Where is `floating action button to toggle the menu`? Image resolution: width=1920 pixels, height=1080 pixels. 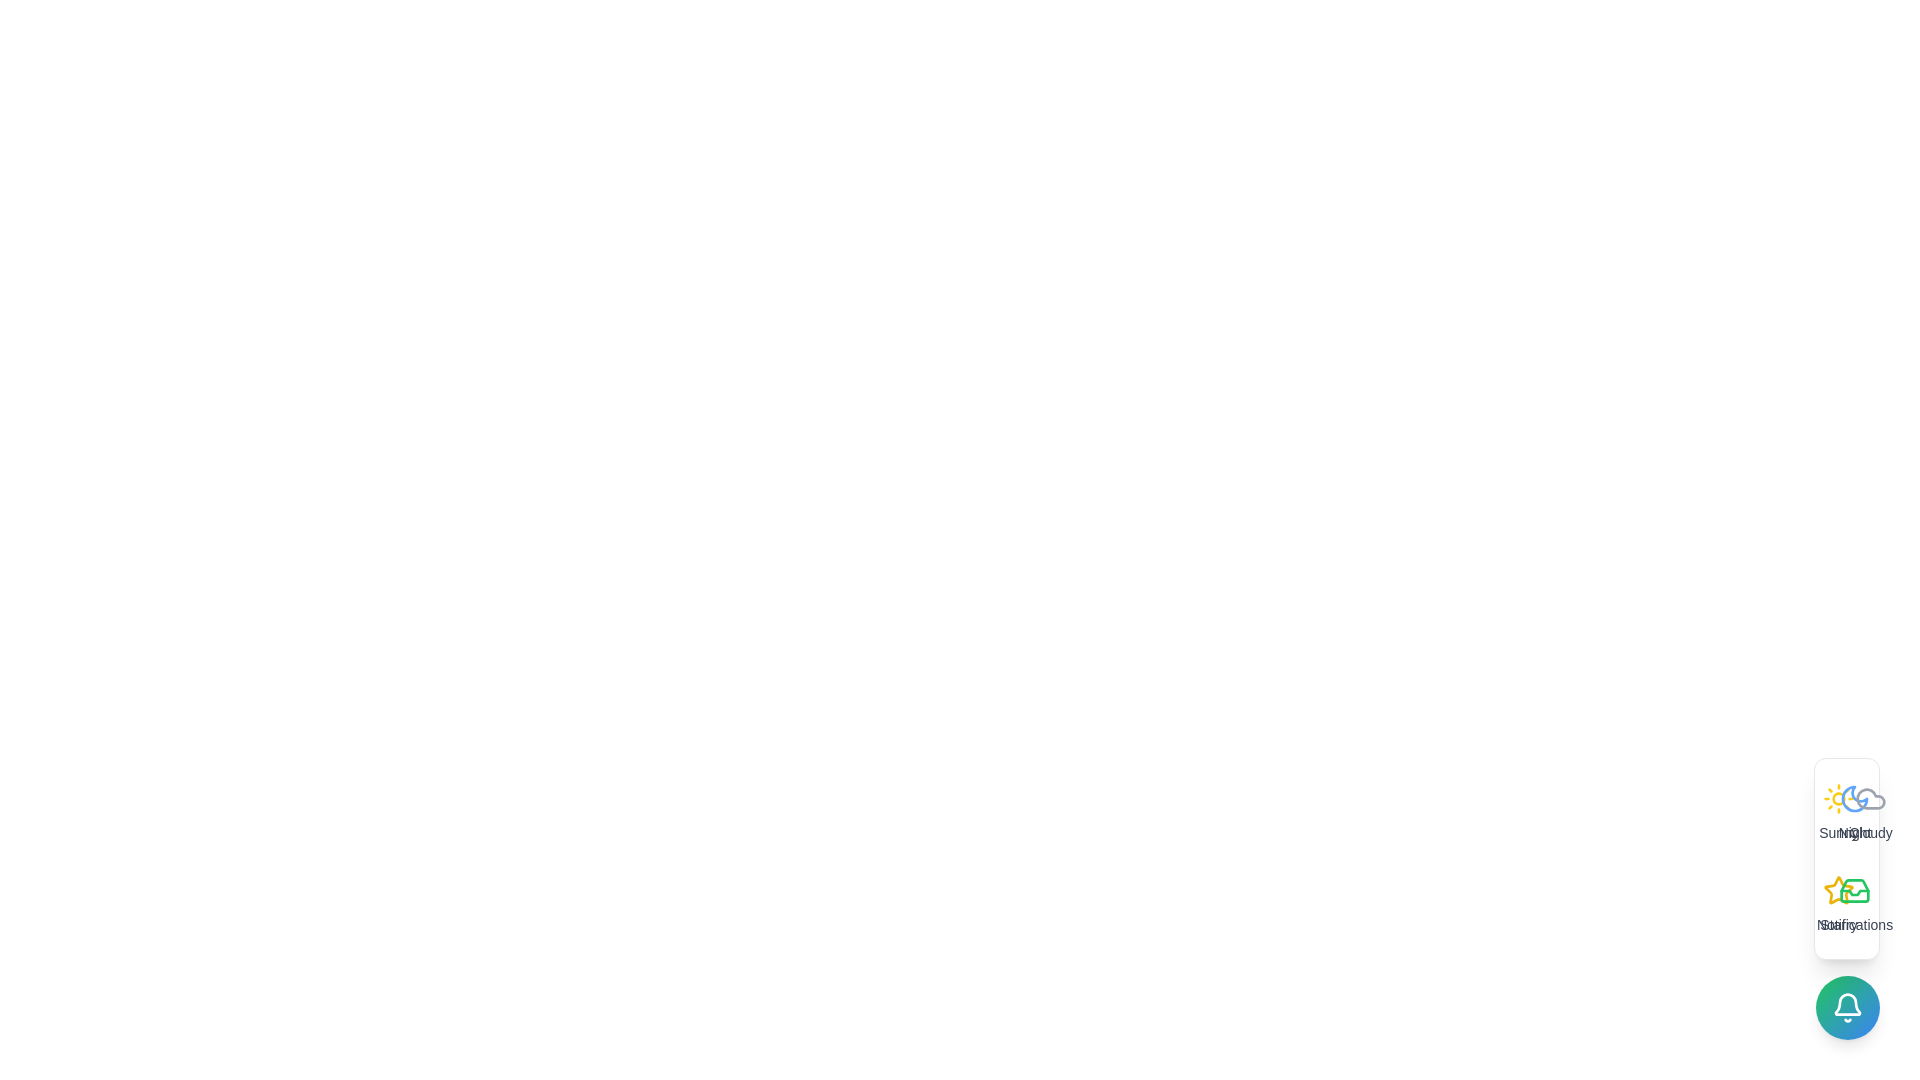 floating action button to toggle the menu is located at coordinates (1847, 1007).